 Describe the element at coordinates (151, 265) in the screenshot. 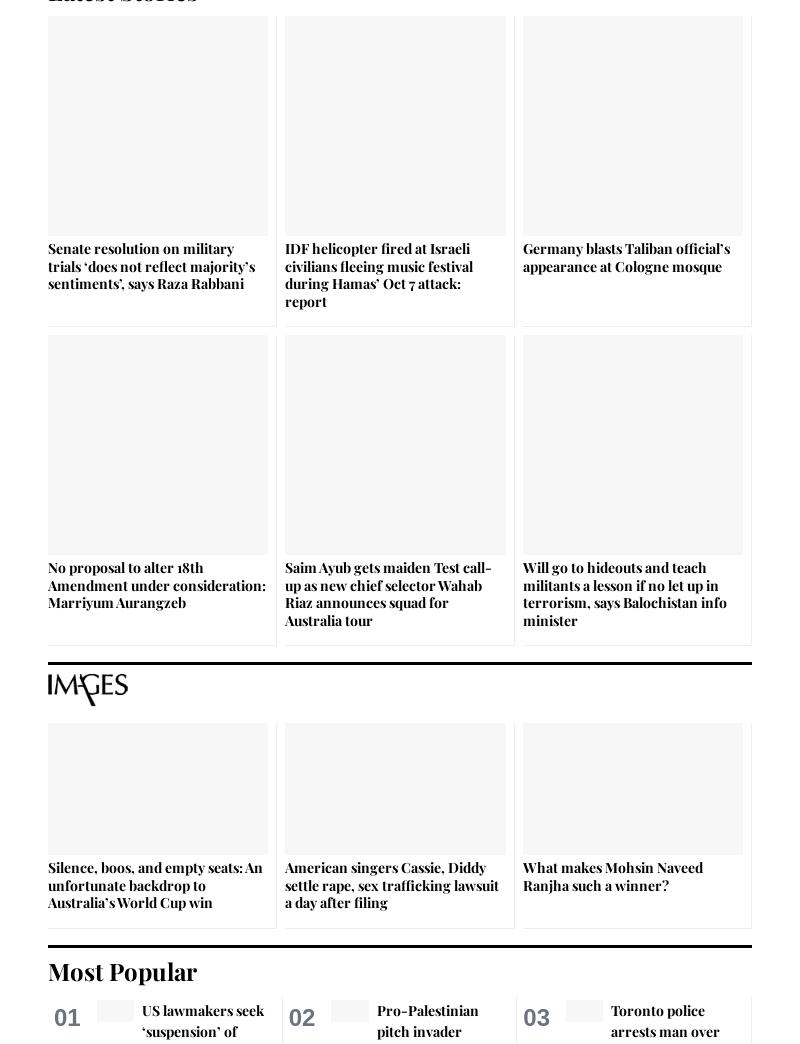

I see `'Senate resolution on military trials ‘does not reflect majority’s sentiments’, says Raza Rabbani'` at that location.